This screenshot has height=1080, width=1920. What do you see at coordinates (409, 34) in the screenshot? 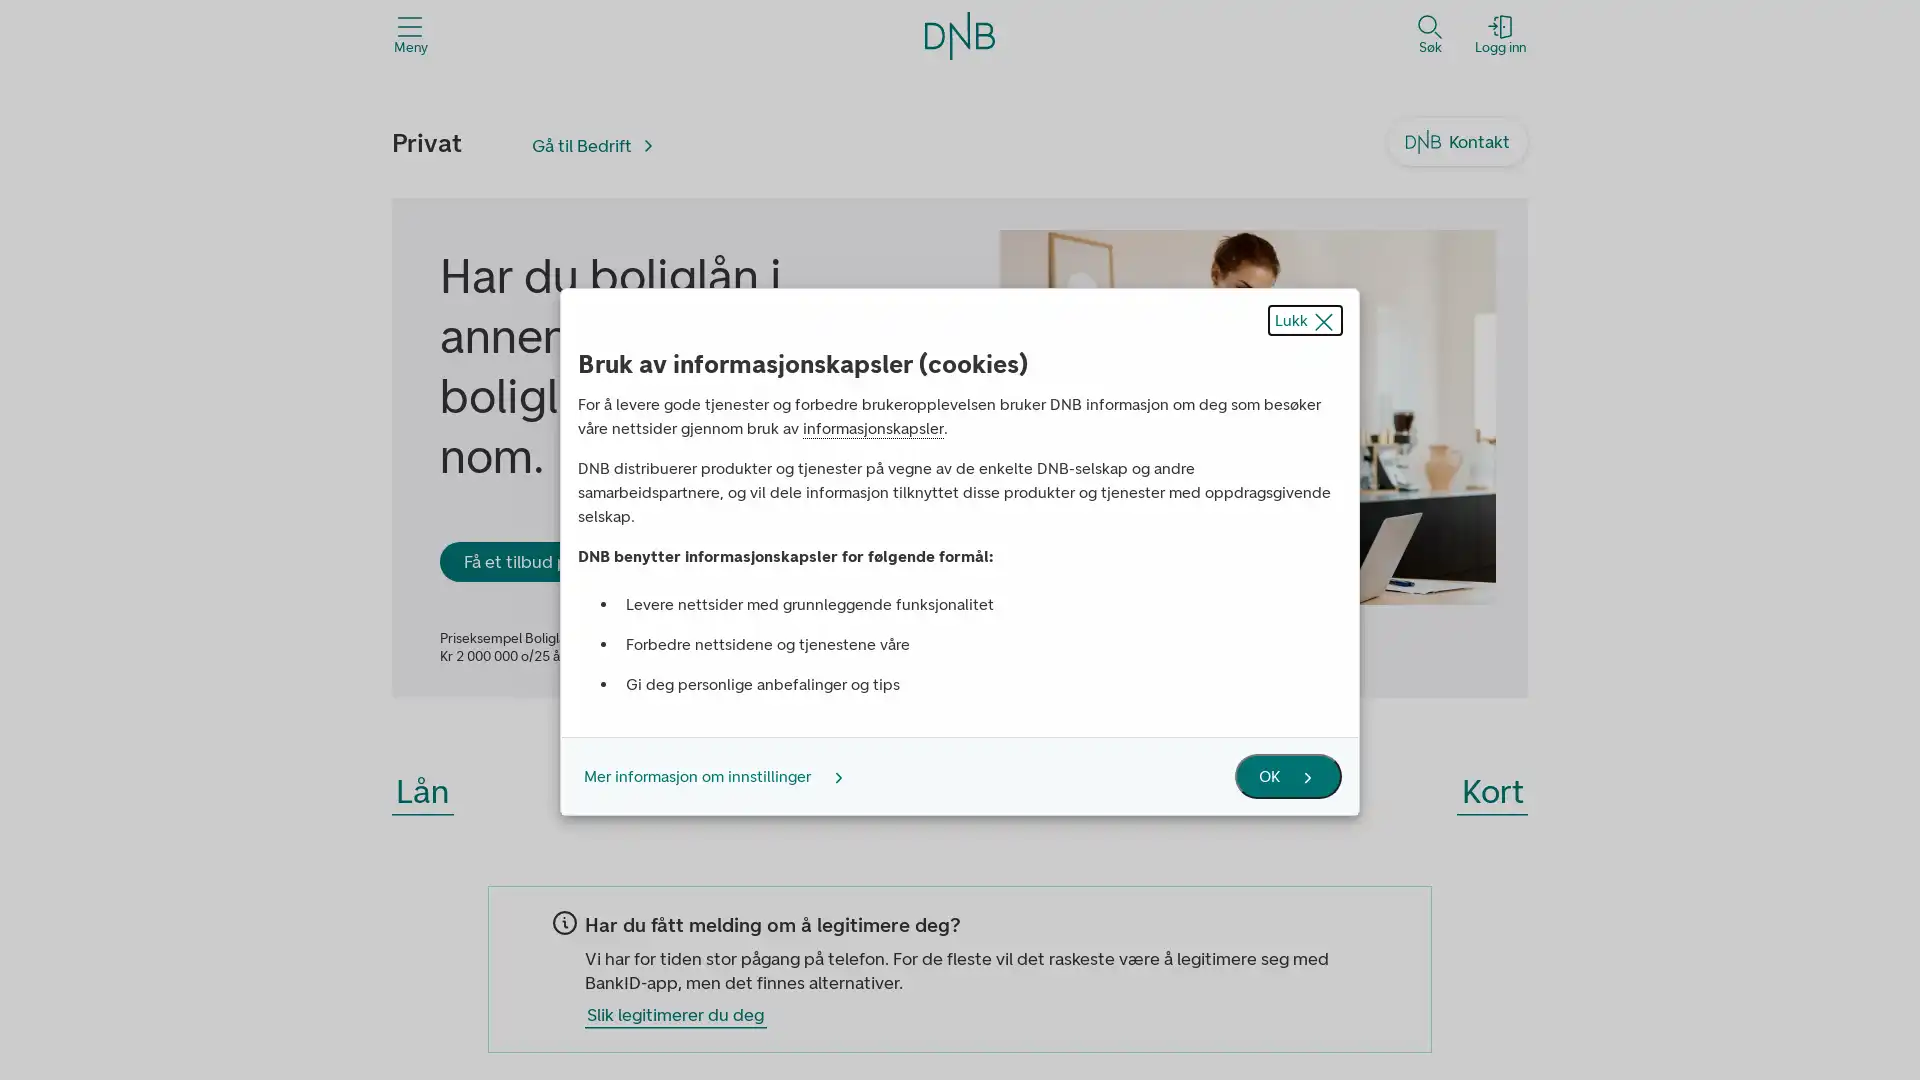
I see `Meny` at bounding box center [409, 34].